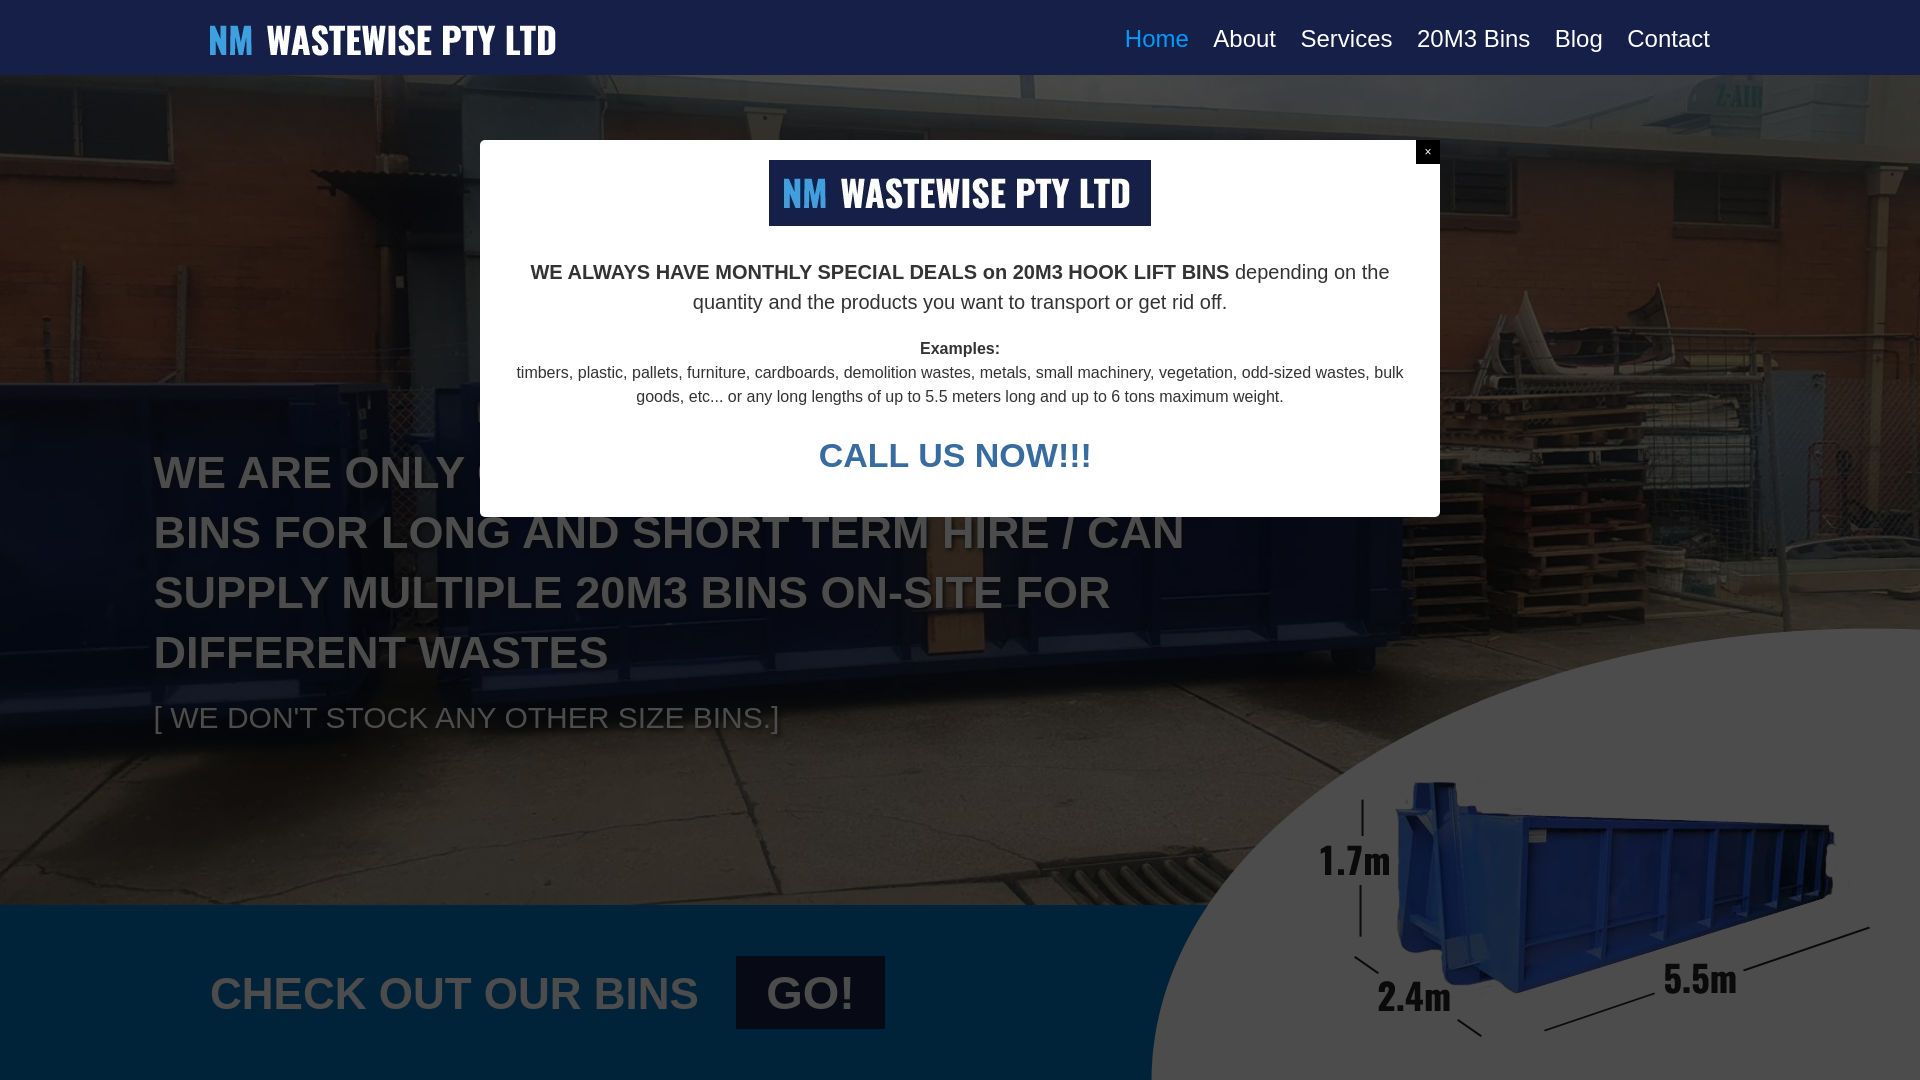 The height and width of the screenshot is (1080, 1920). I want to click on 'Services', so click(1345, 38).